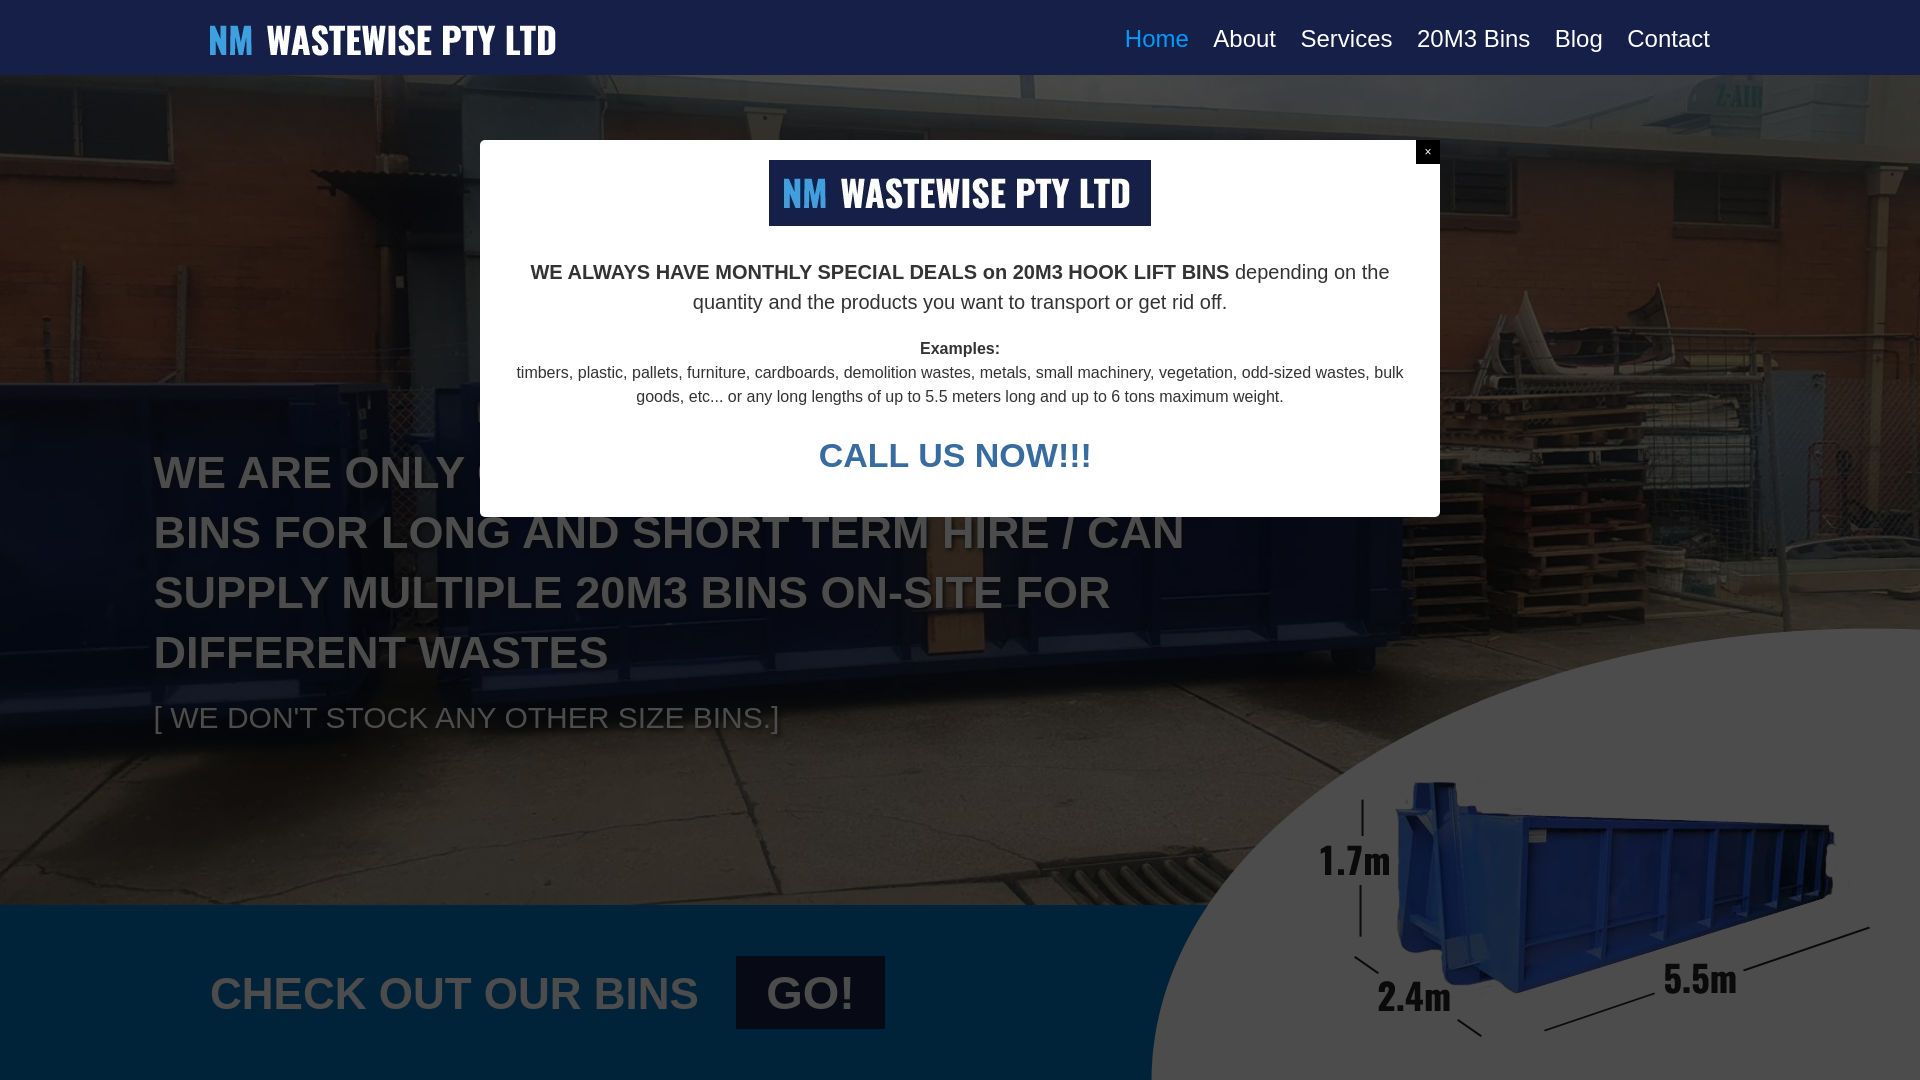 The height and width of the screenshot is (1080, 1920). I want to click on 'Services', so click(1345, 38).